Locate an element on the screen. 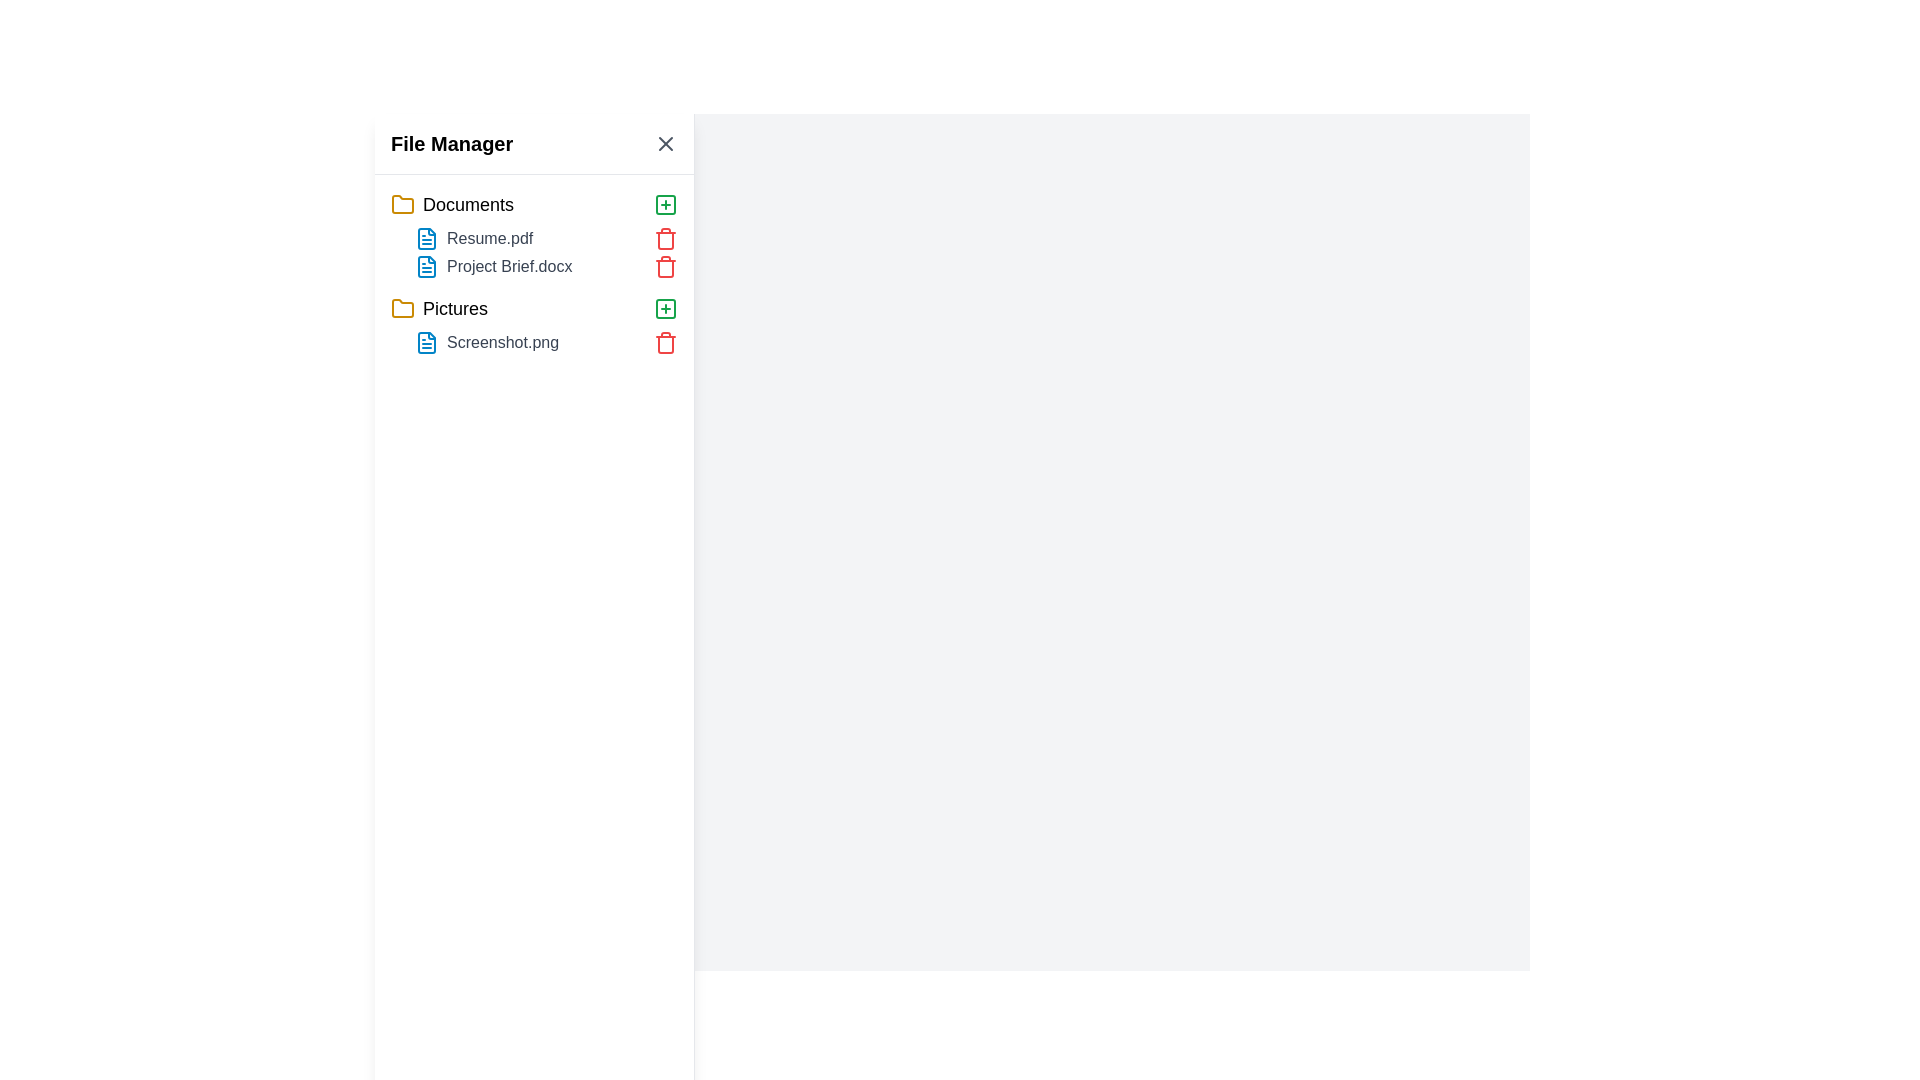 This screenshot has height=1080, width=1920. the 'Documents' text label, which is styled in bold and larger font, located under the 'File Manager' section next to a yellow folder icon is located at coordinates (467, 204).